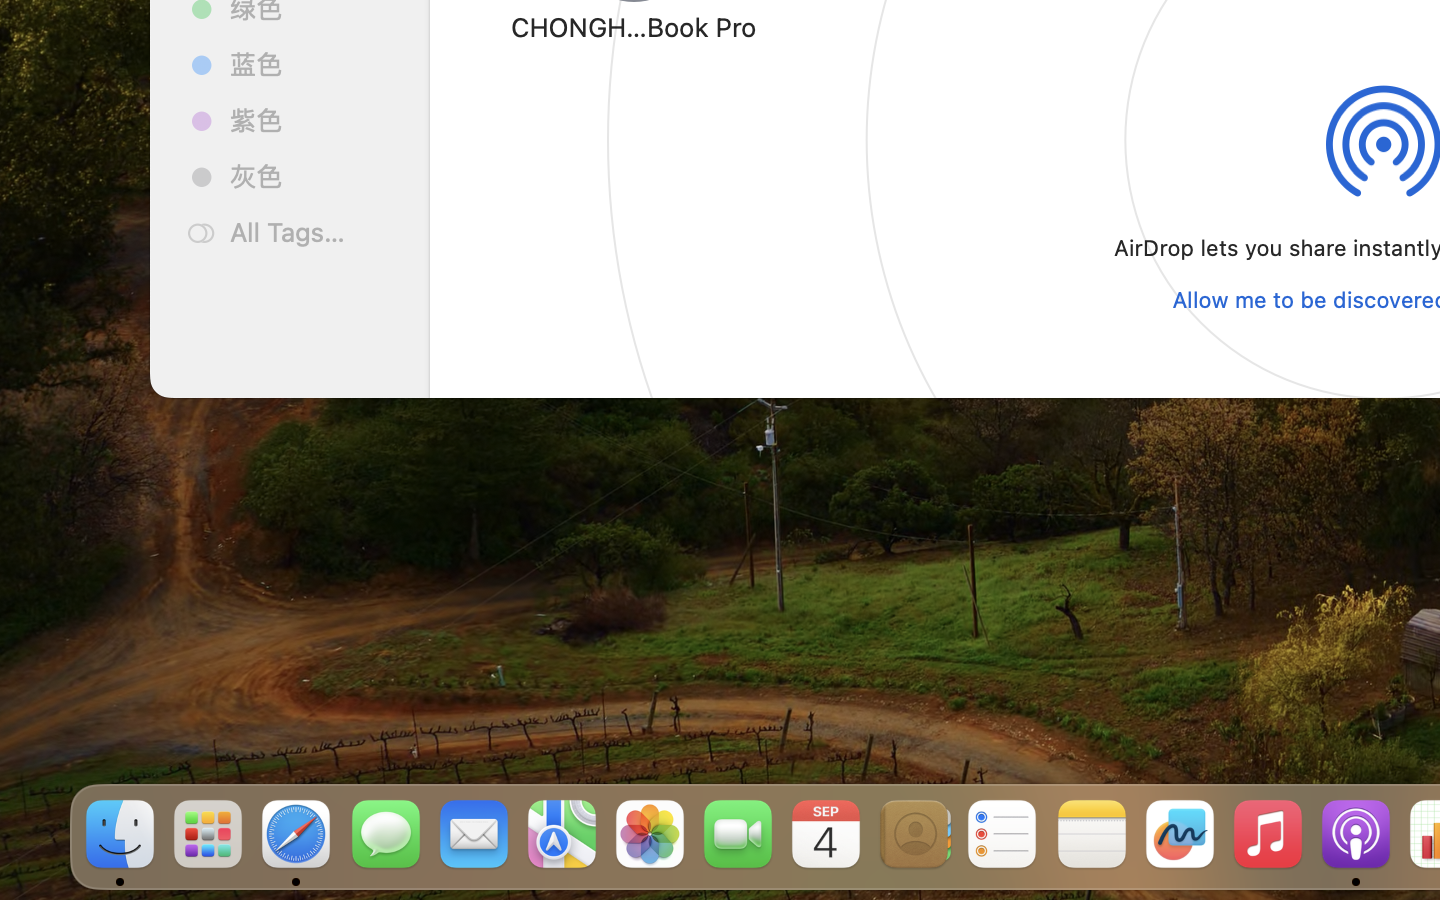  I want to click on '紫色', so click(311, 119).